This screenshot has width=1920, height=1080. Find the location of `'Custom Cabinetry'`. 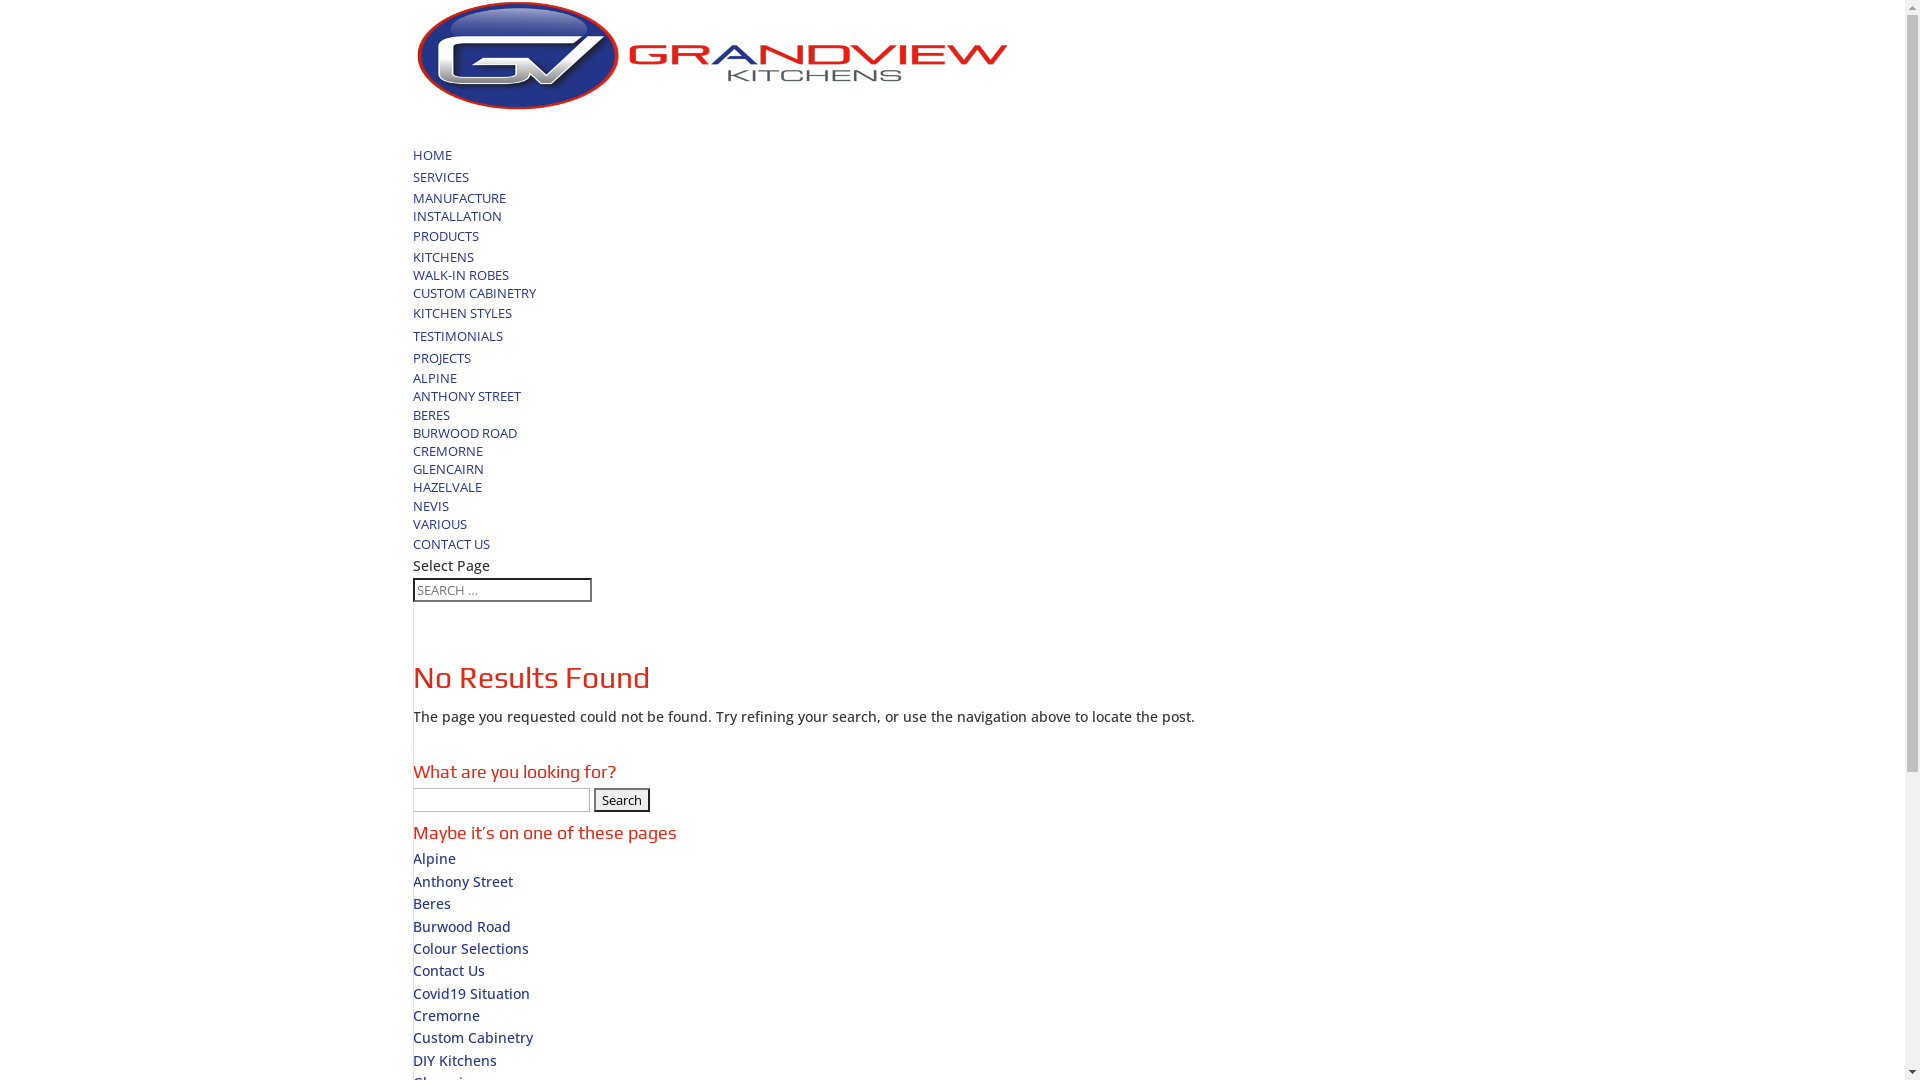

'Custom Cabinetry' is located at coordinates (470, 1036).